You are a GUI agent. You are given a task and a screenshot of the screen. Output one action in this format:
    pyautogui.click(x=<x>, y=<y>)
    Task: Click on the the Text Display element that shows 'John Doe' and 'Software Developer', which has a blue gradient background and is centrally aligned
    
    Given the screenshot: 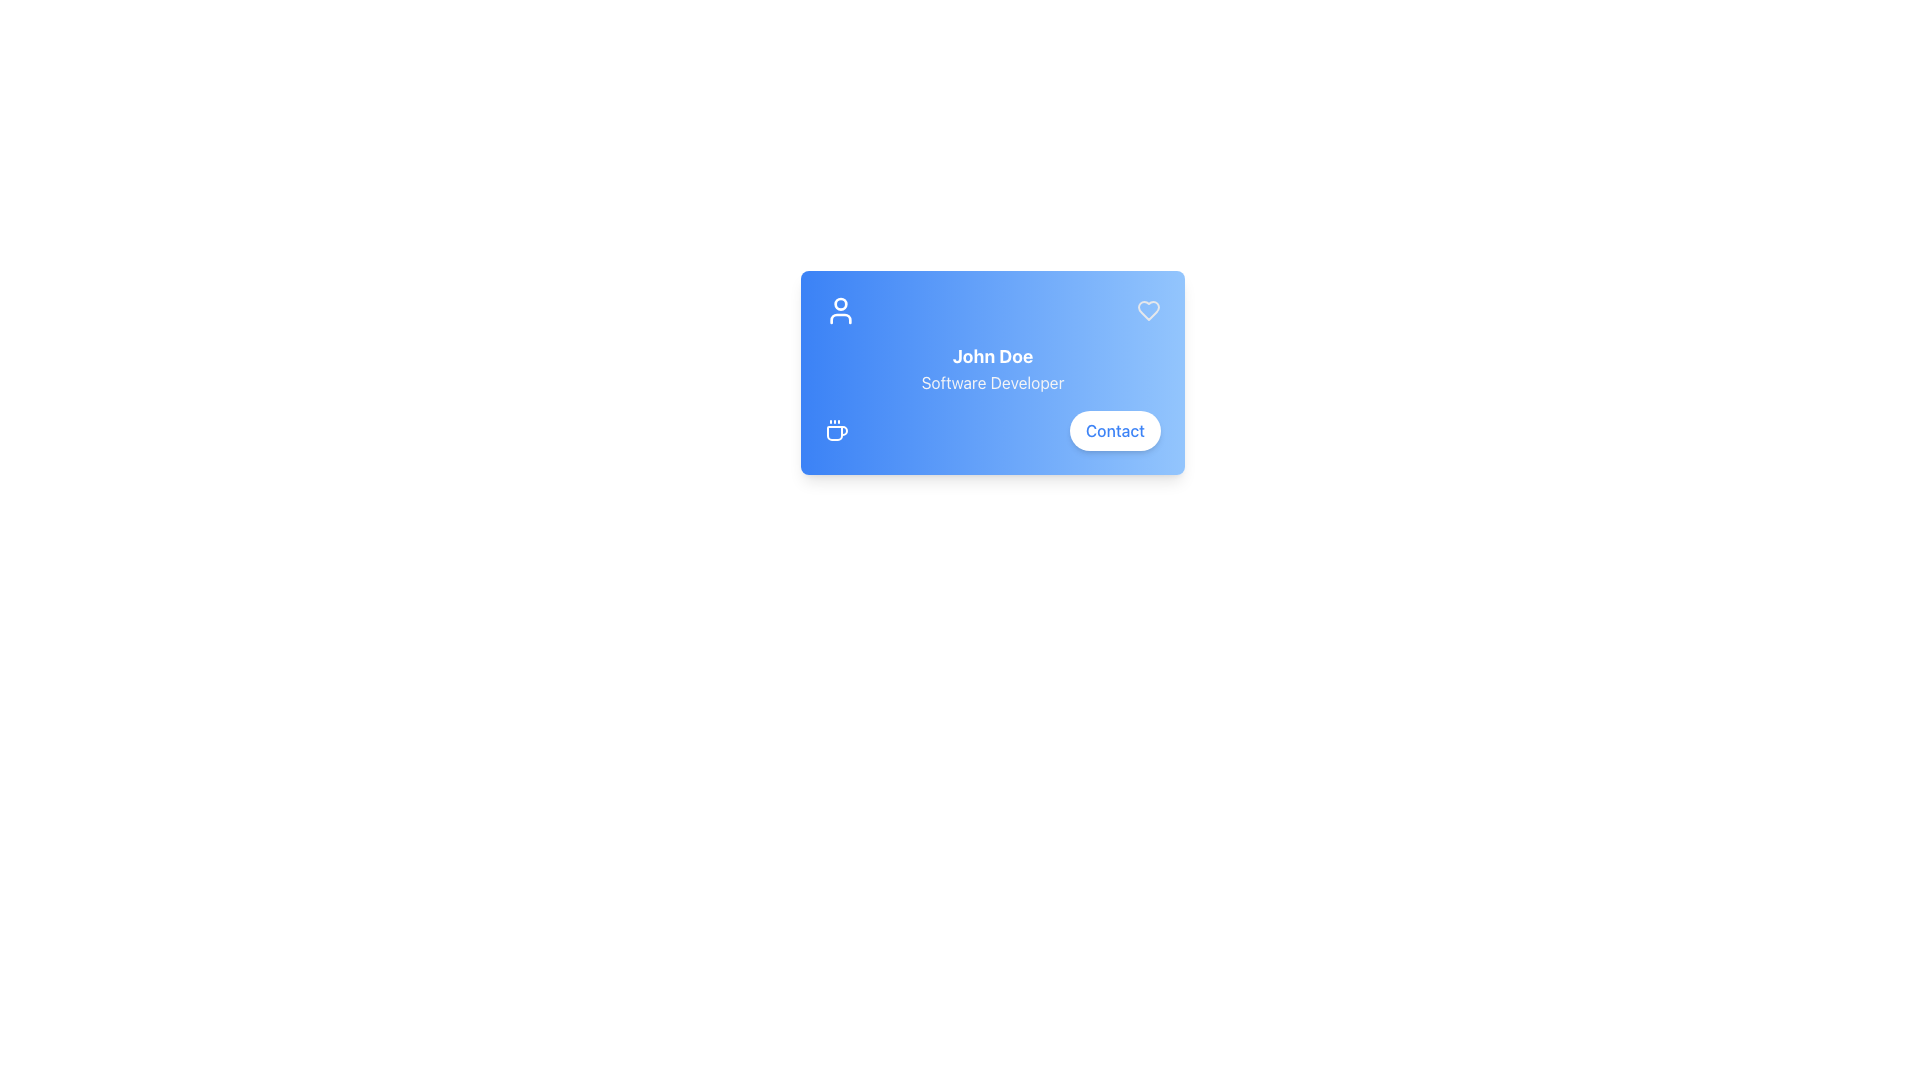 What is the action you would take?
    pyautogui.click(x=993, y=369)
    